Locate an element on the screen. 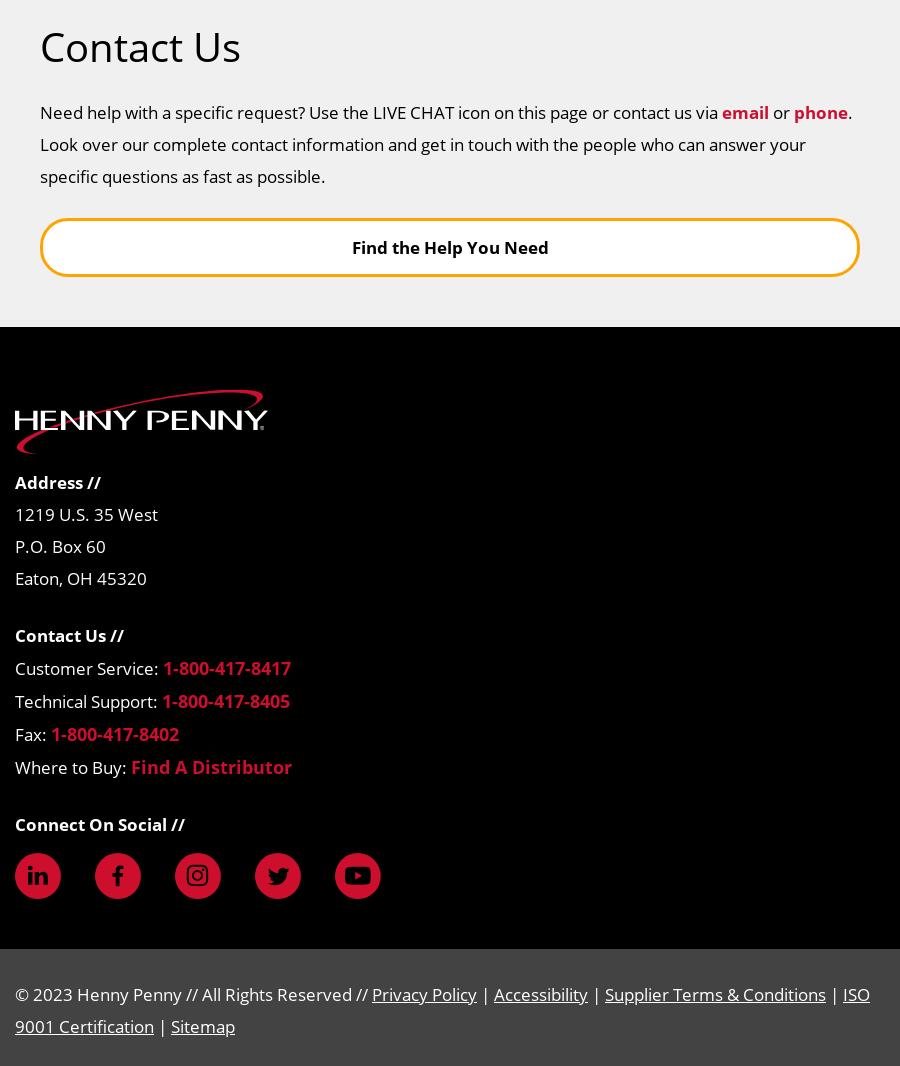  'Connect On Social //' is located at coordinates (98, 823).